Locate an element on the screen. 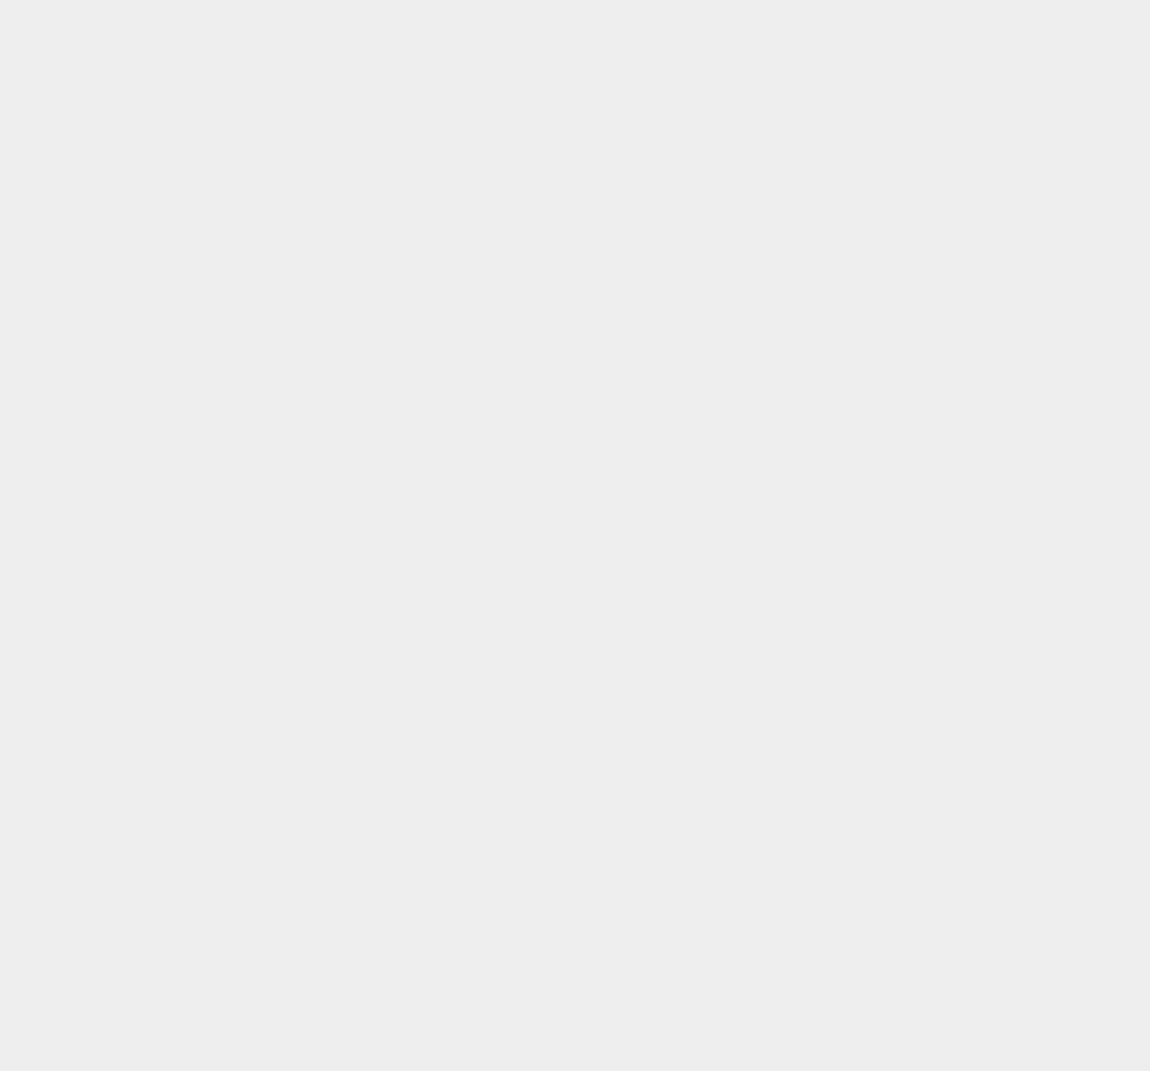 The image size is (1150, 1071). 'iOS 7.0.6' is located at coordinates (839, 103).